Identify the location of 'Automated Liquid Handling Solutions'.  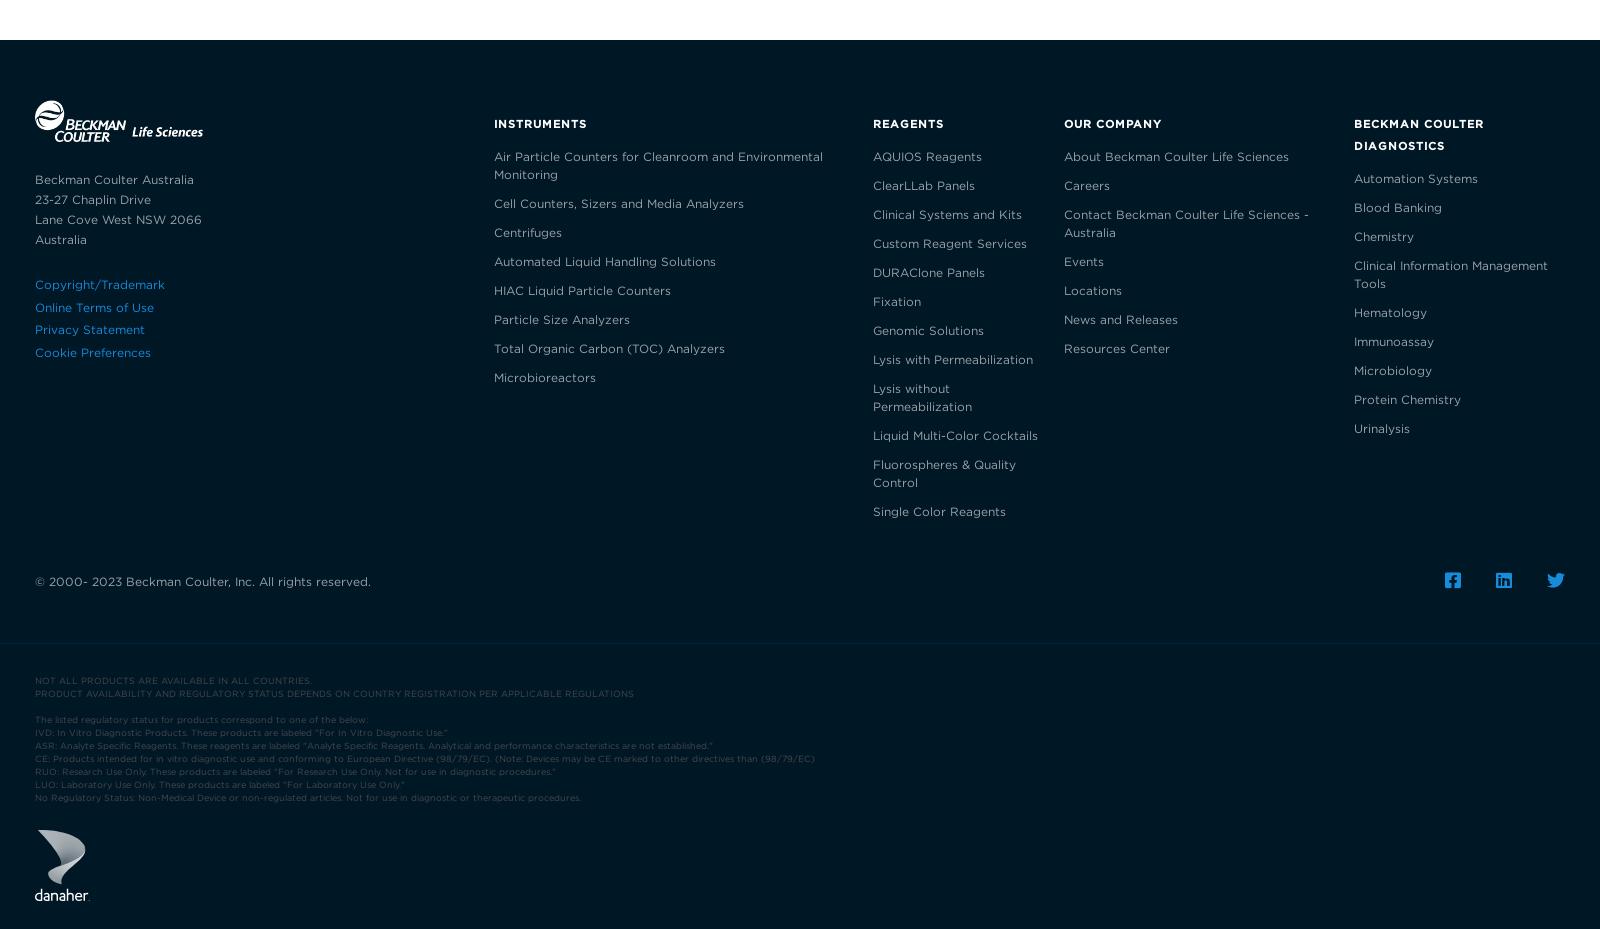
(604, 259).